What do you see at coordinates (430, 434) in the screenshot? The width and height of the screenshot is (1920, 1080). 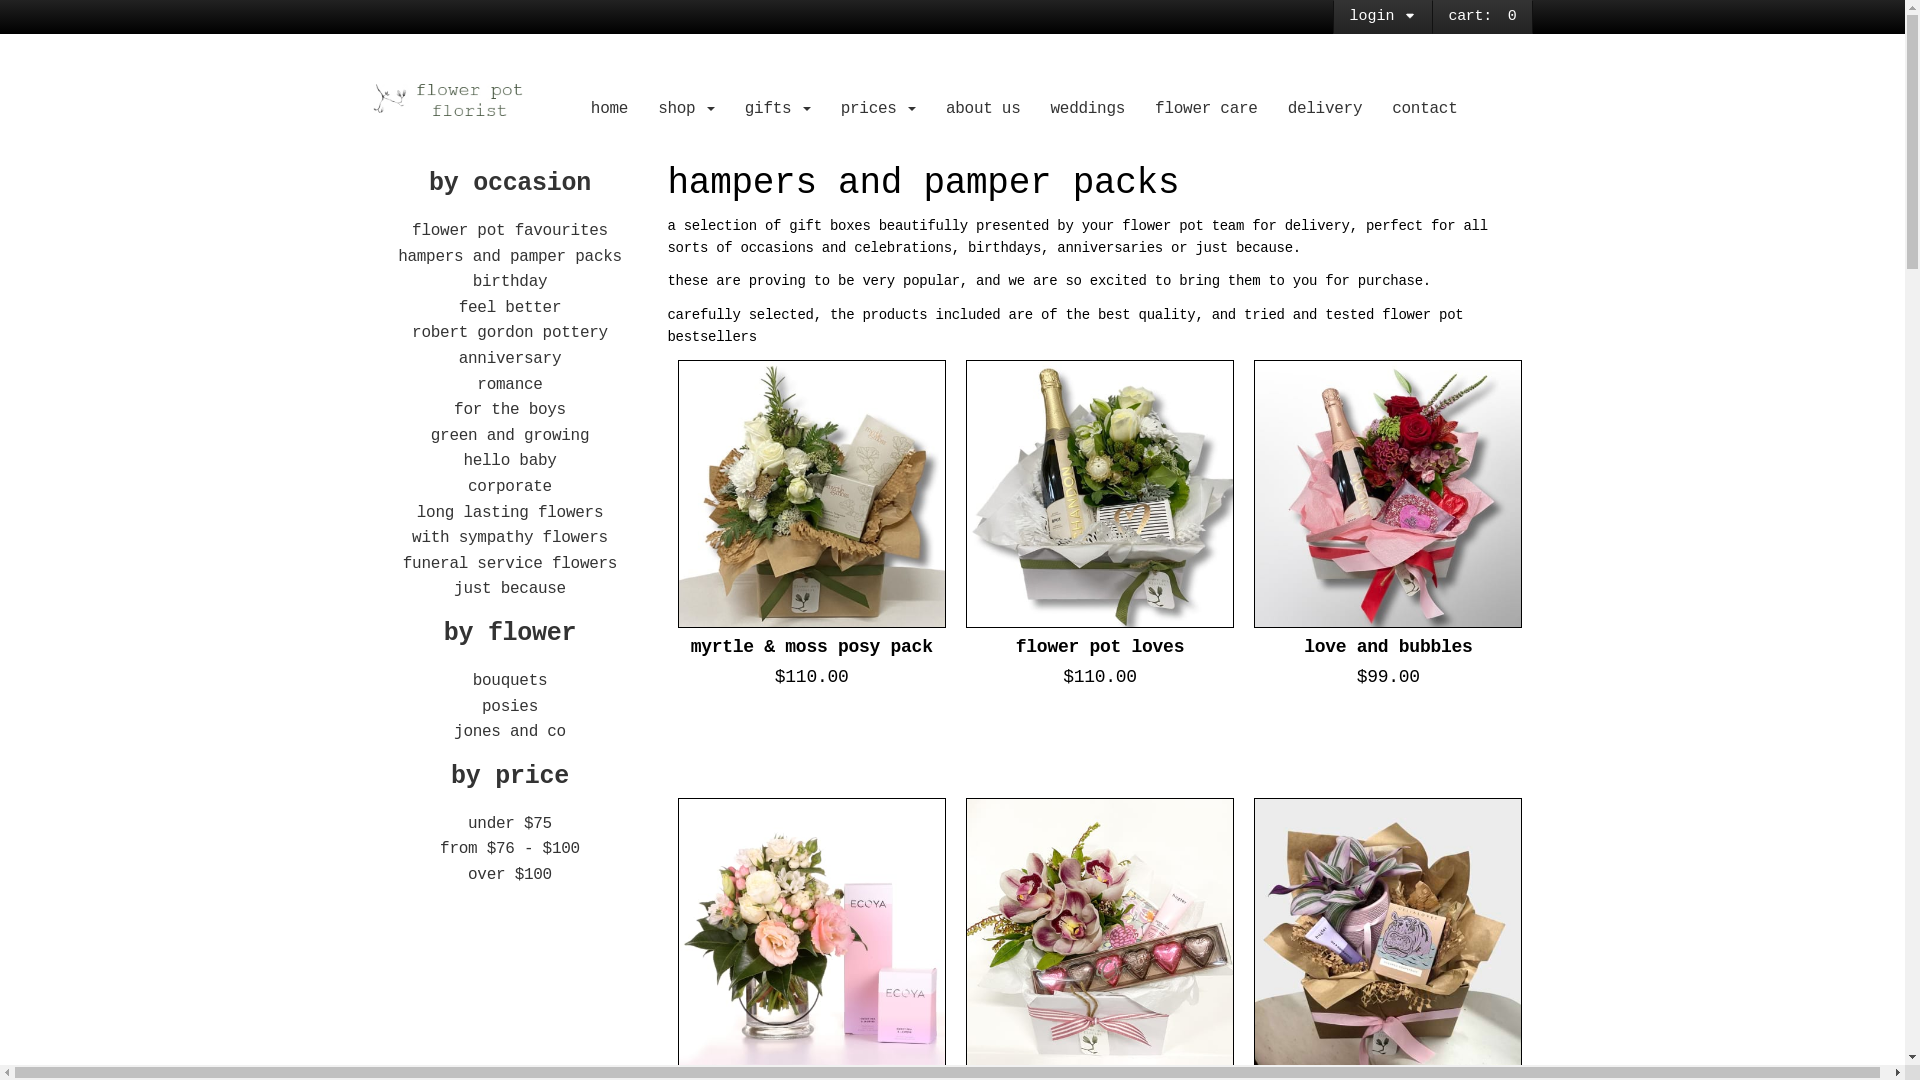 I see `'green and growing'` at bounding box center [430, 434].